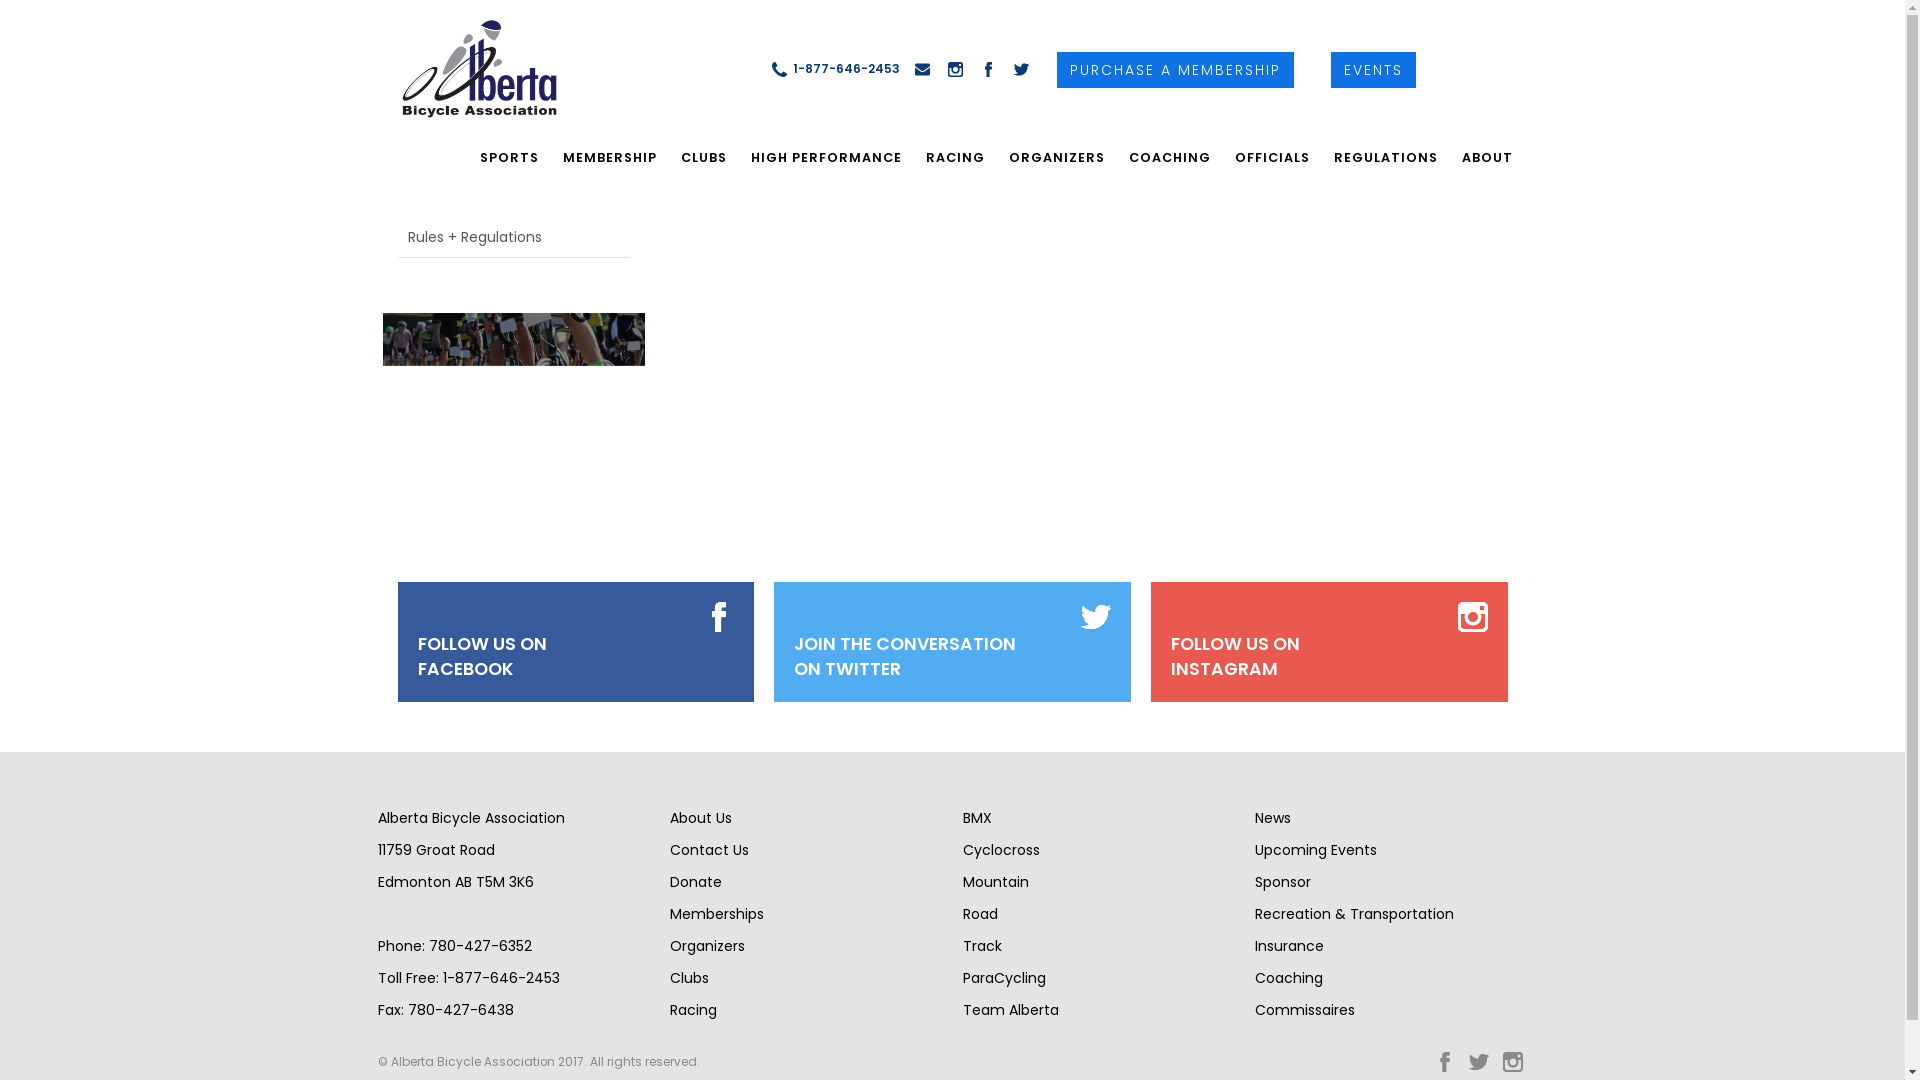 Image resolution: width=1920 pixels, height=1080 pixels. I want to click on '780-427-6352', so click(478, 945).